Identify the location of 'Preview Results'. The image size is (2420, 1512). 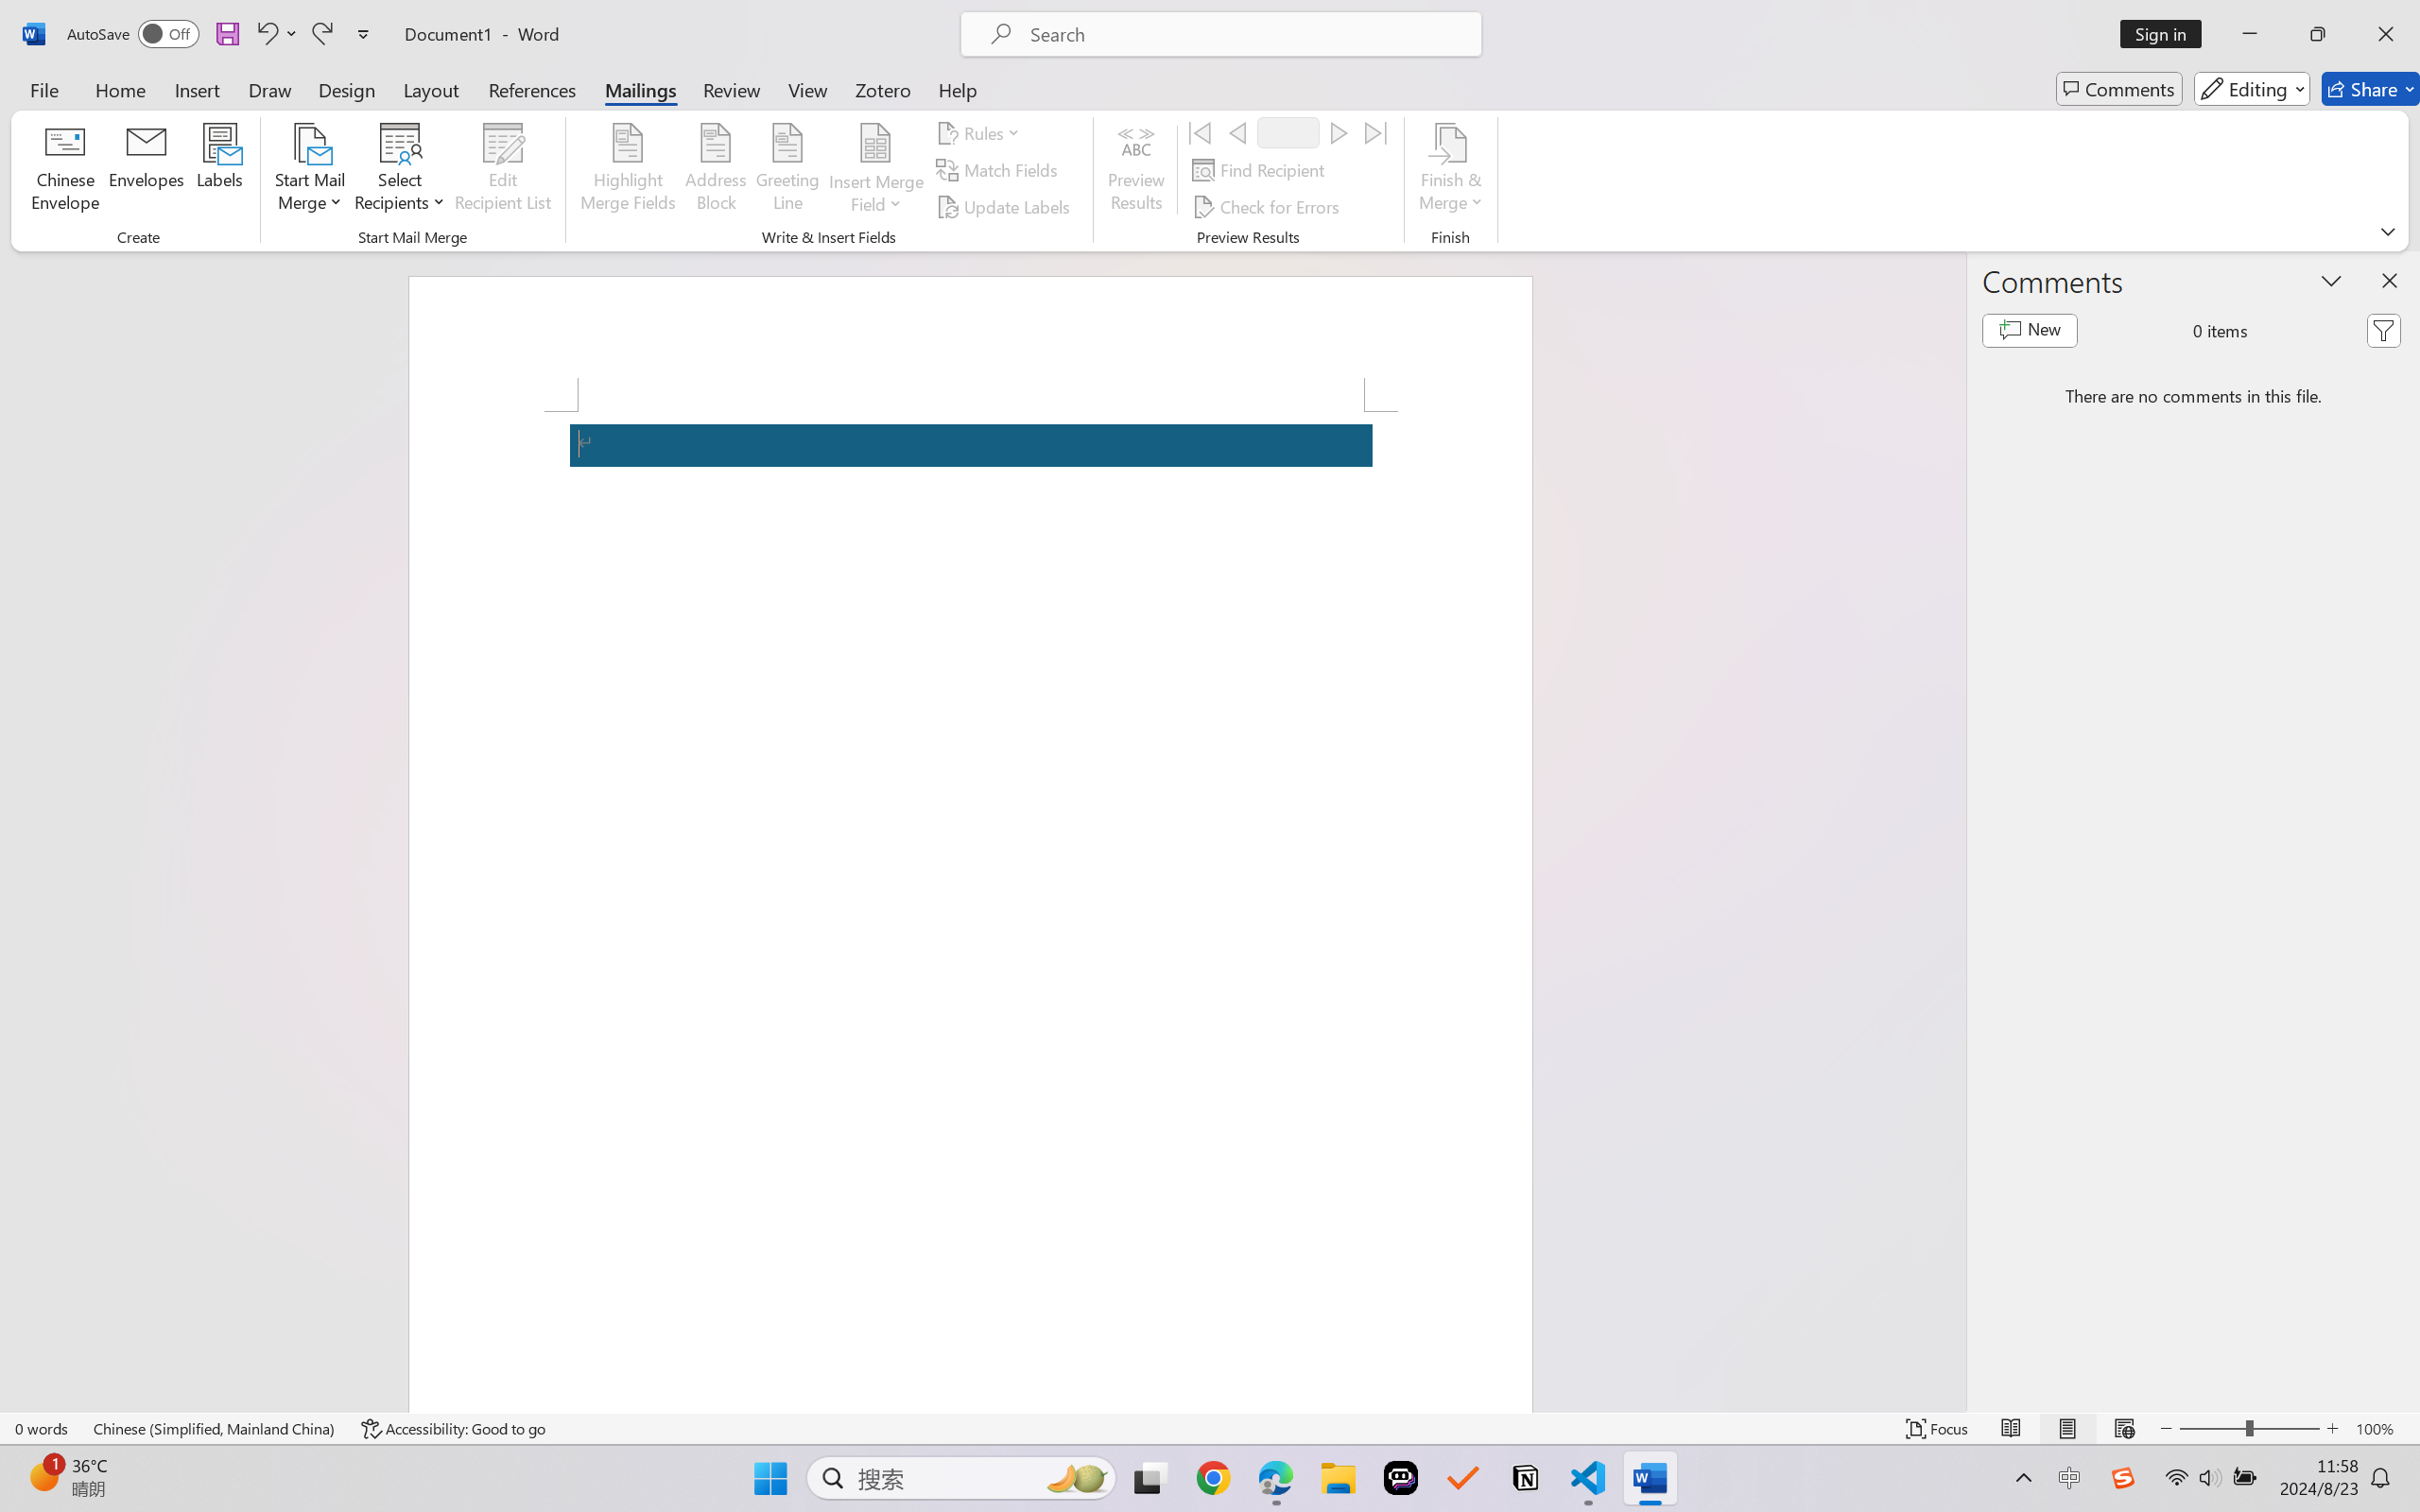
(1137, 170).